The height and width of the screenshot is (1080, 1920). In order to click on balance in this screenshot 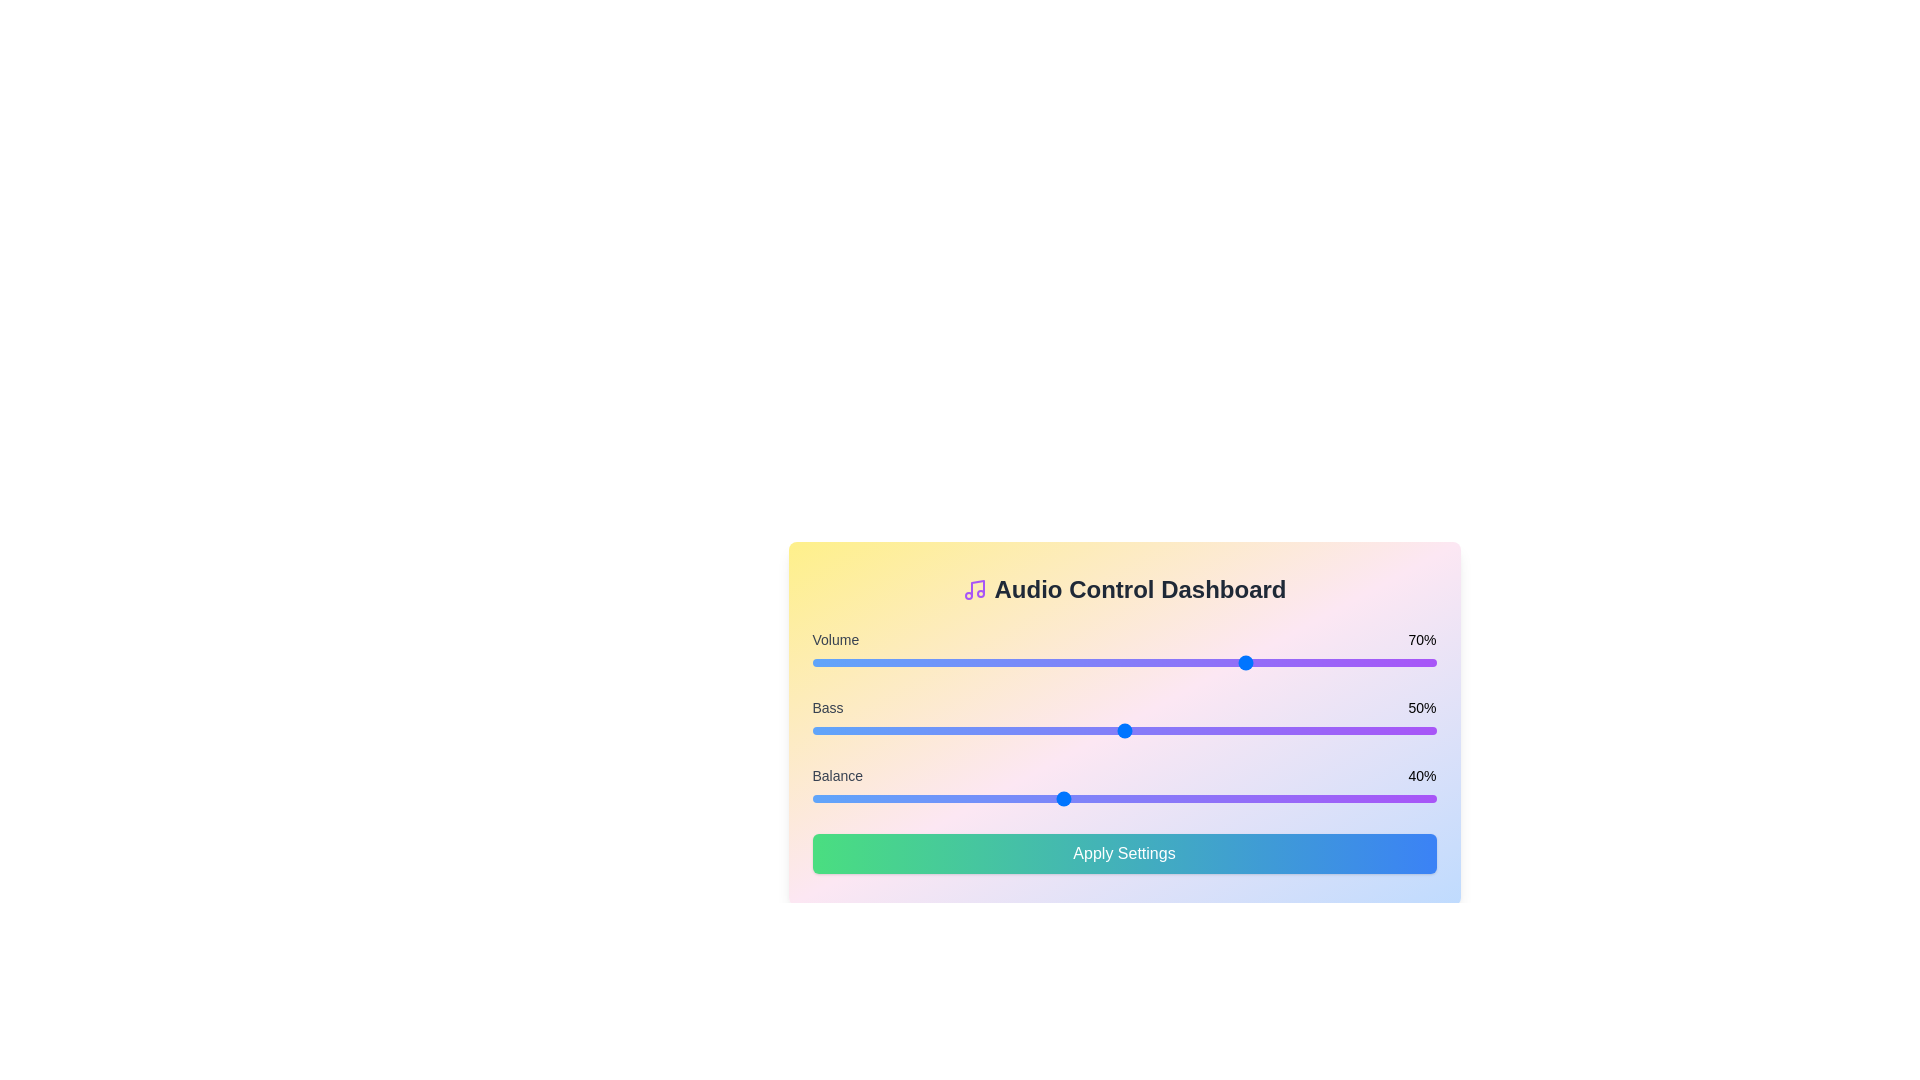, I will do `click(1180, 797)`.